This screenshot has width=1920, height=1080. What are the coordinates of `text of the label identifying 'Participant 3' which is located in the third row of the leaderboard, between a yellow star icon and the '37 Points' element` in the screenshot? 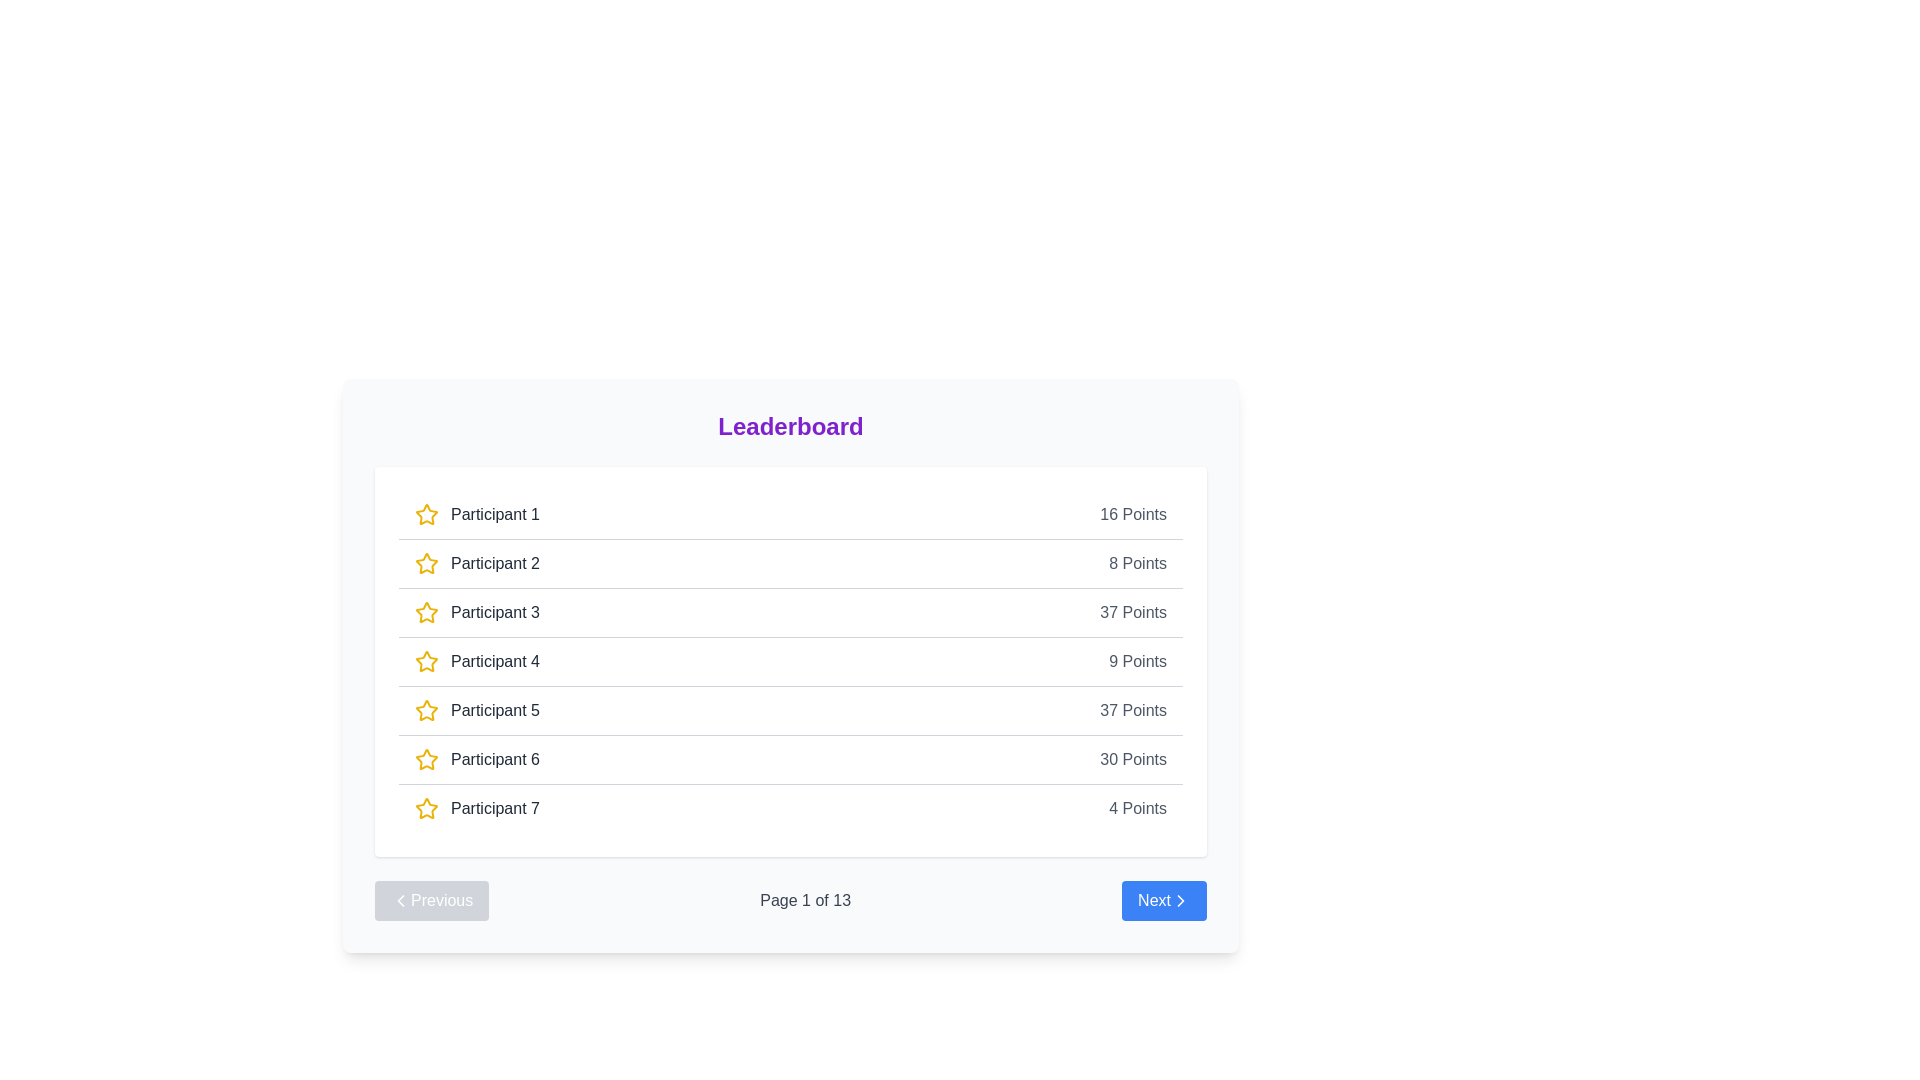 It's located at (476, 612).